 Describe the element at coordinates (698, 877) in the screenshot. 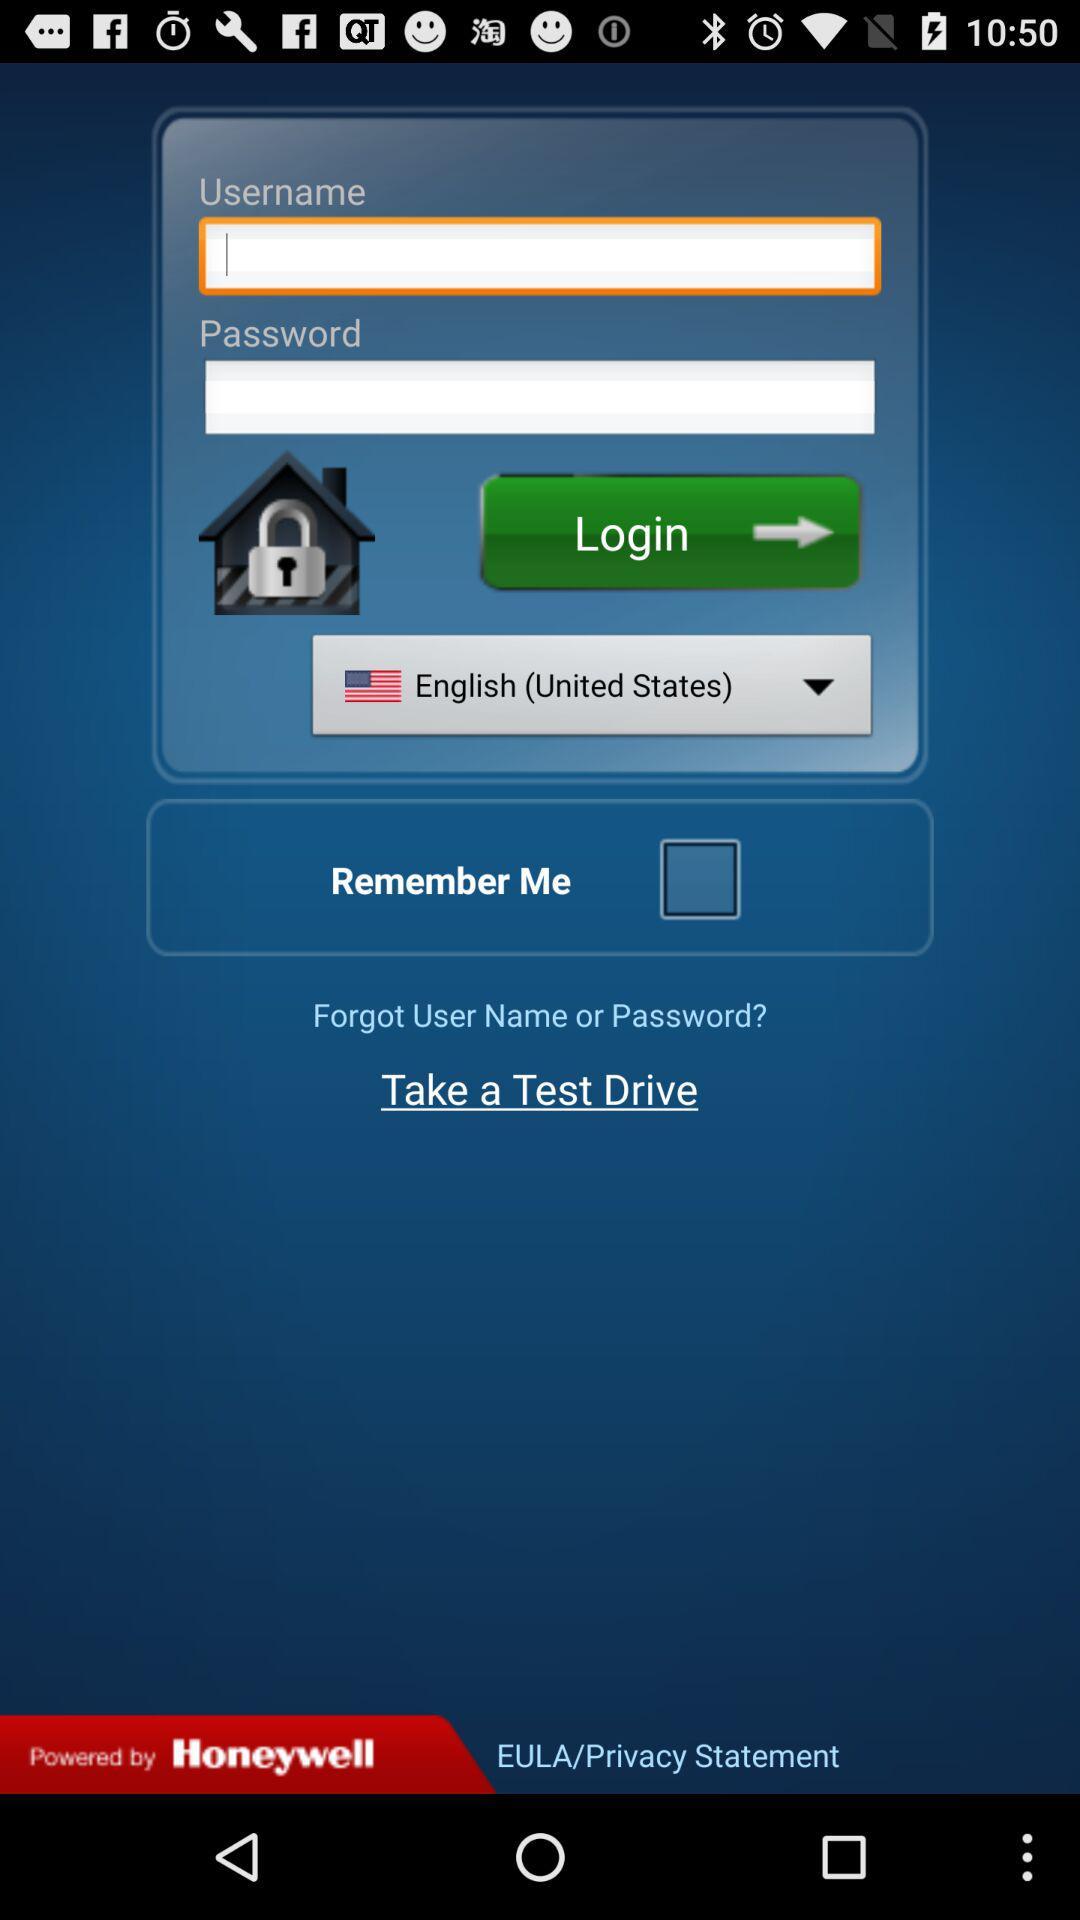

I see `remember me` at that location.